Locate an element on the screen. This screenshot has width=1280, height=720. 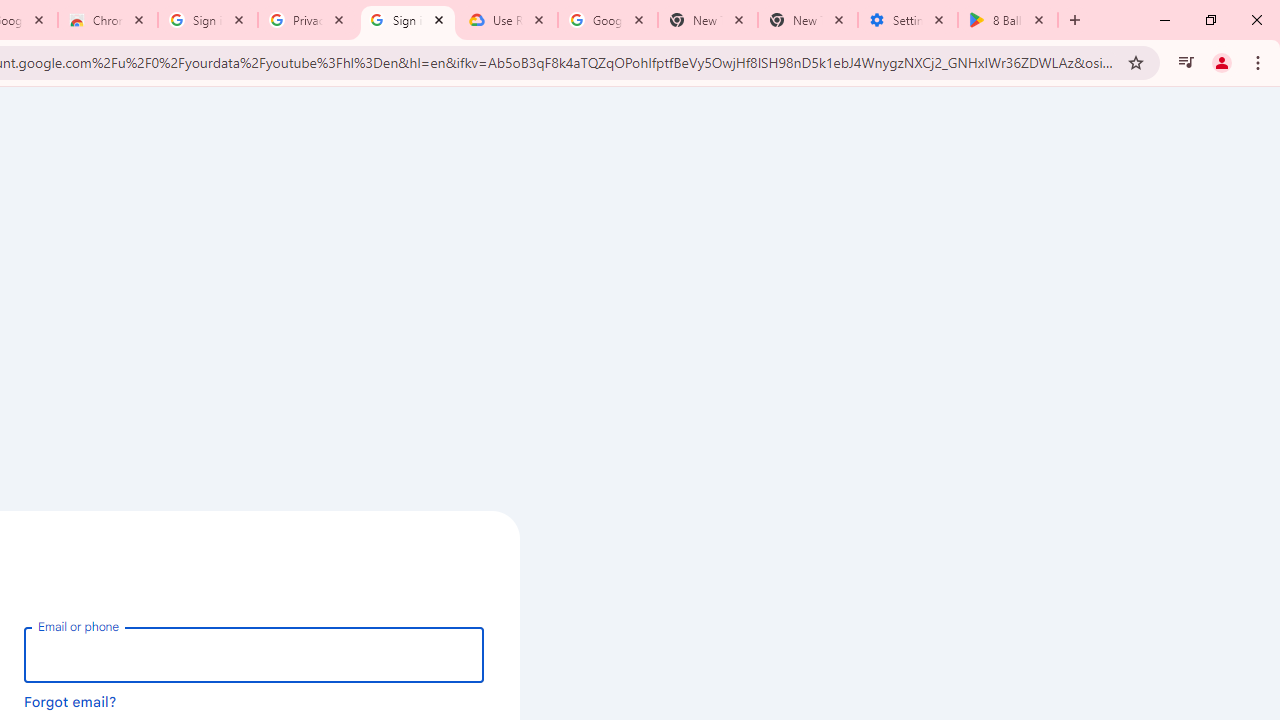
'Email or phone' is located at coordinates (253, 654).